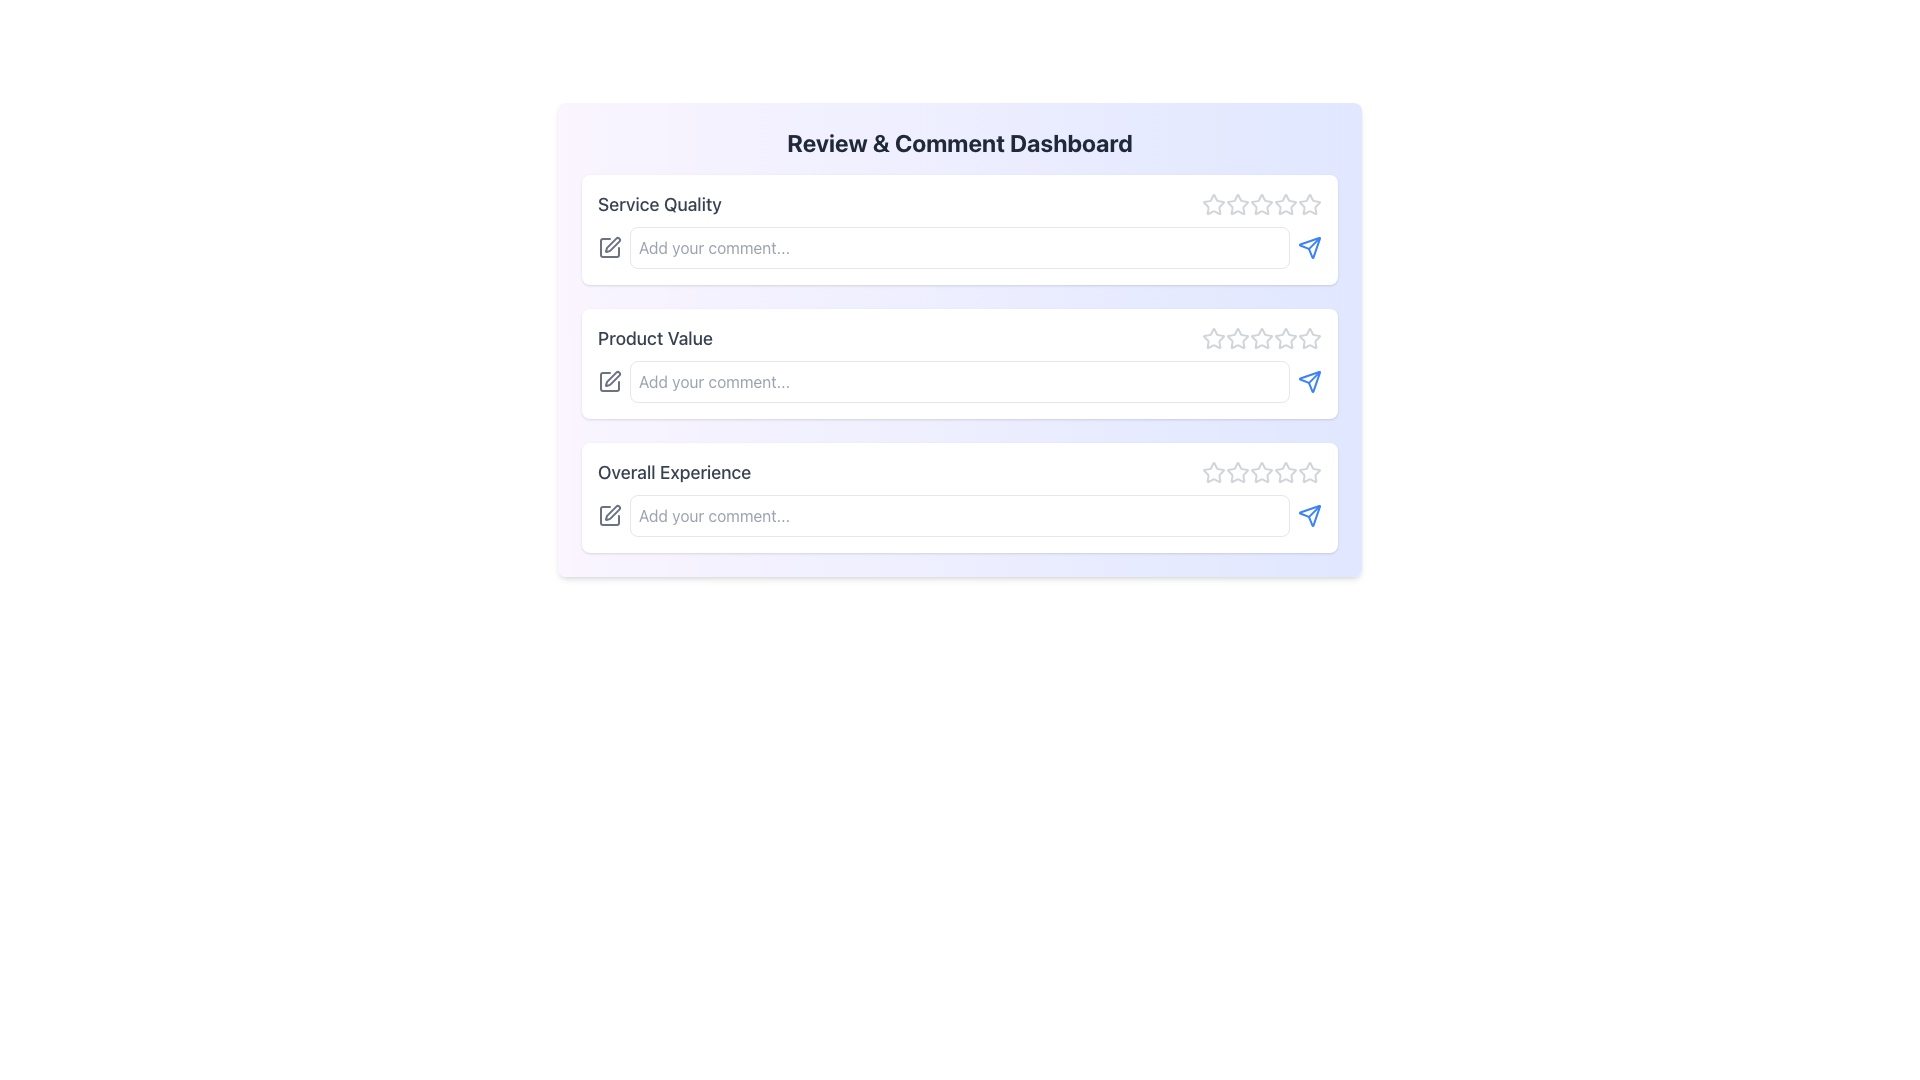  What do you see at coordinates (1286, 472) in the screenshot?
I see `the fourth star-shaped icon with a gray outline in the 'Overall Experience' rating system` at bounding box center [1286, 472].